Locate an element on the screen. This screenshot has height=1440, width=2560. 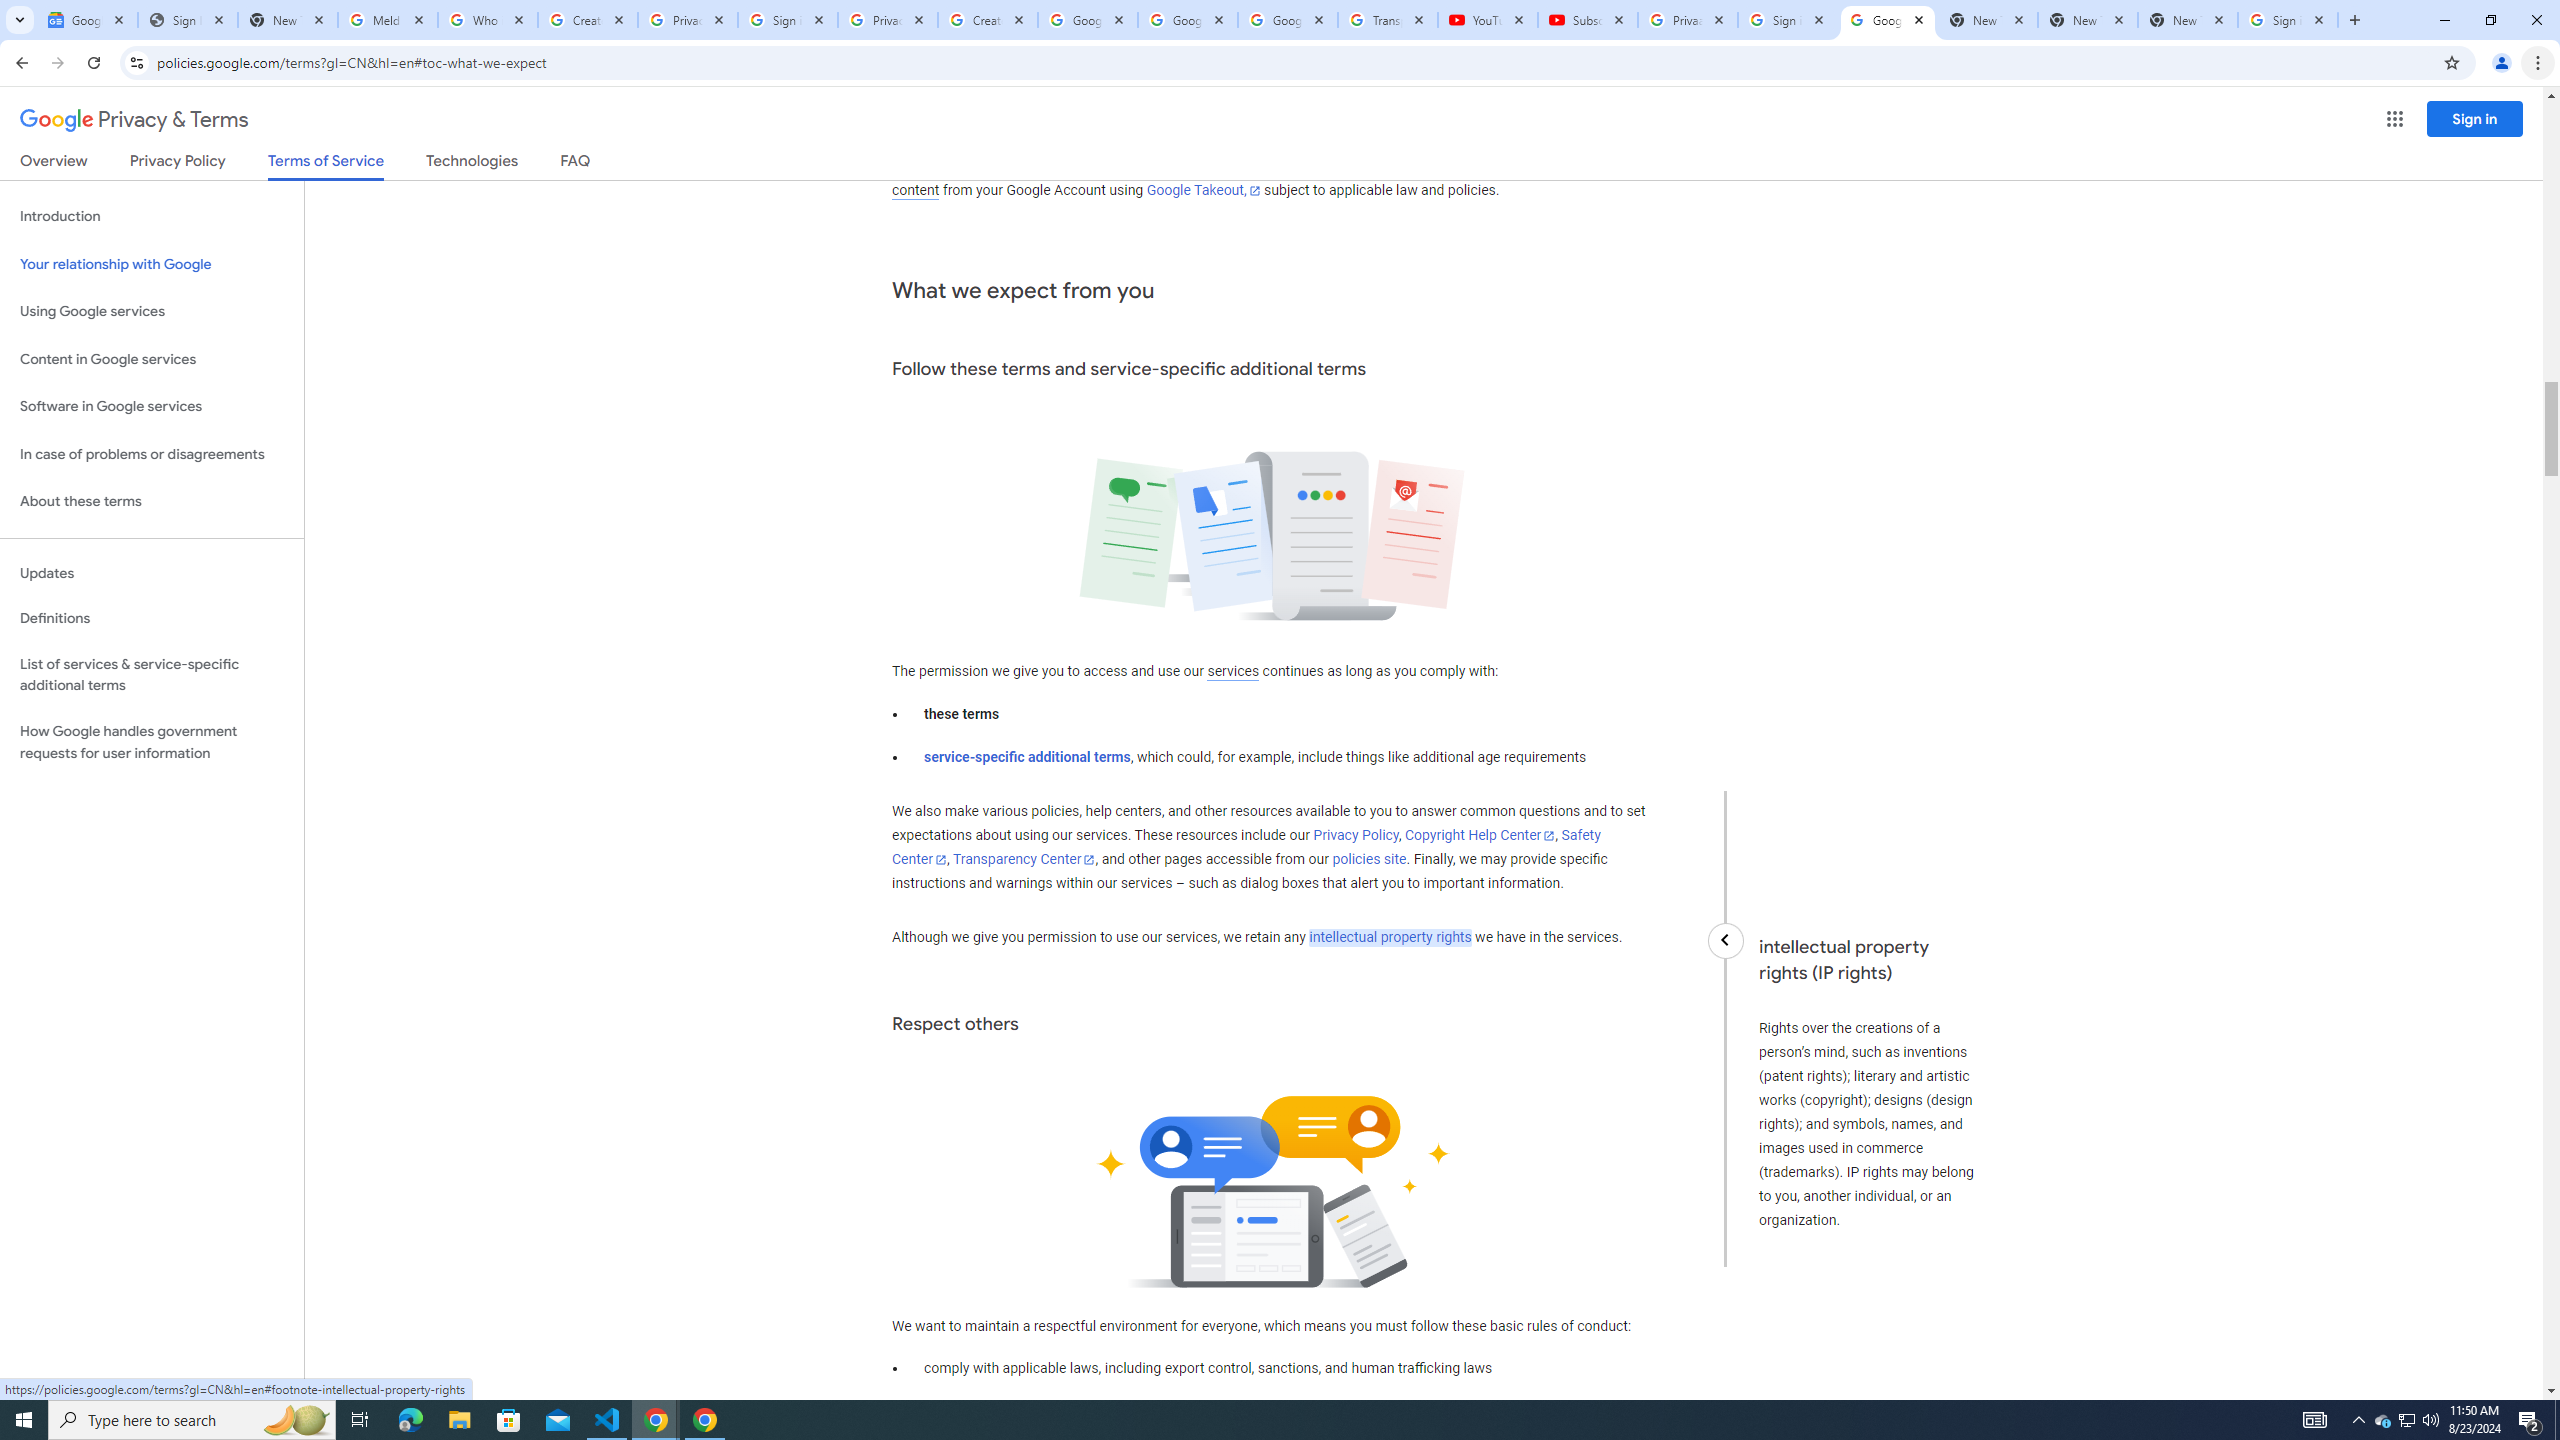
'Subscriptions - YouTube' is located at coordinates (1586, 19).